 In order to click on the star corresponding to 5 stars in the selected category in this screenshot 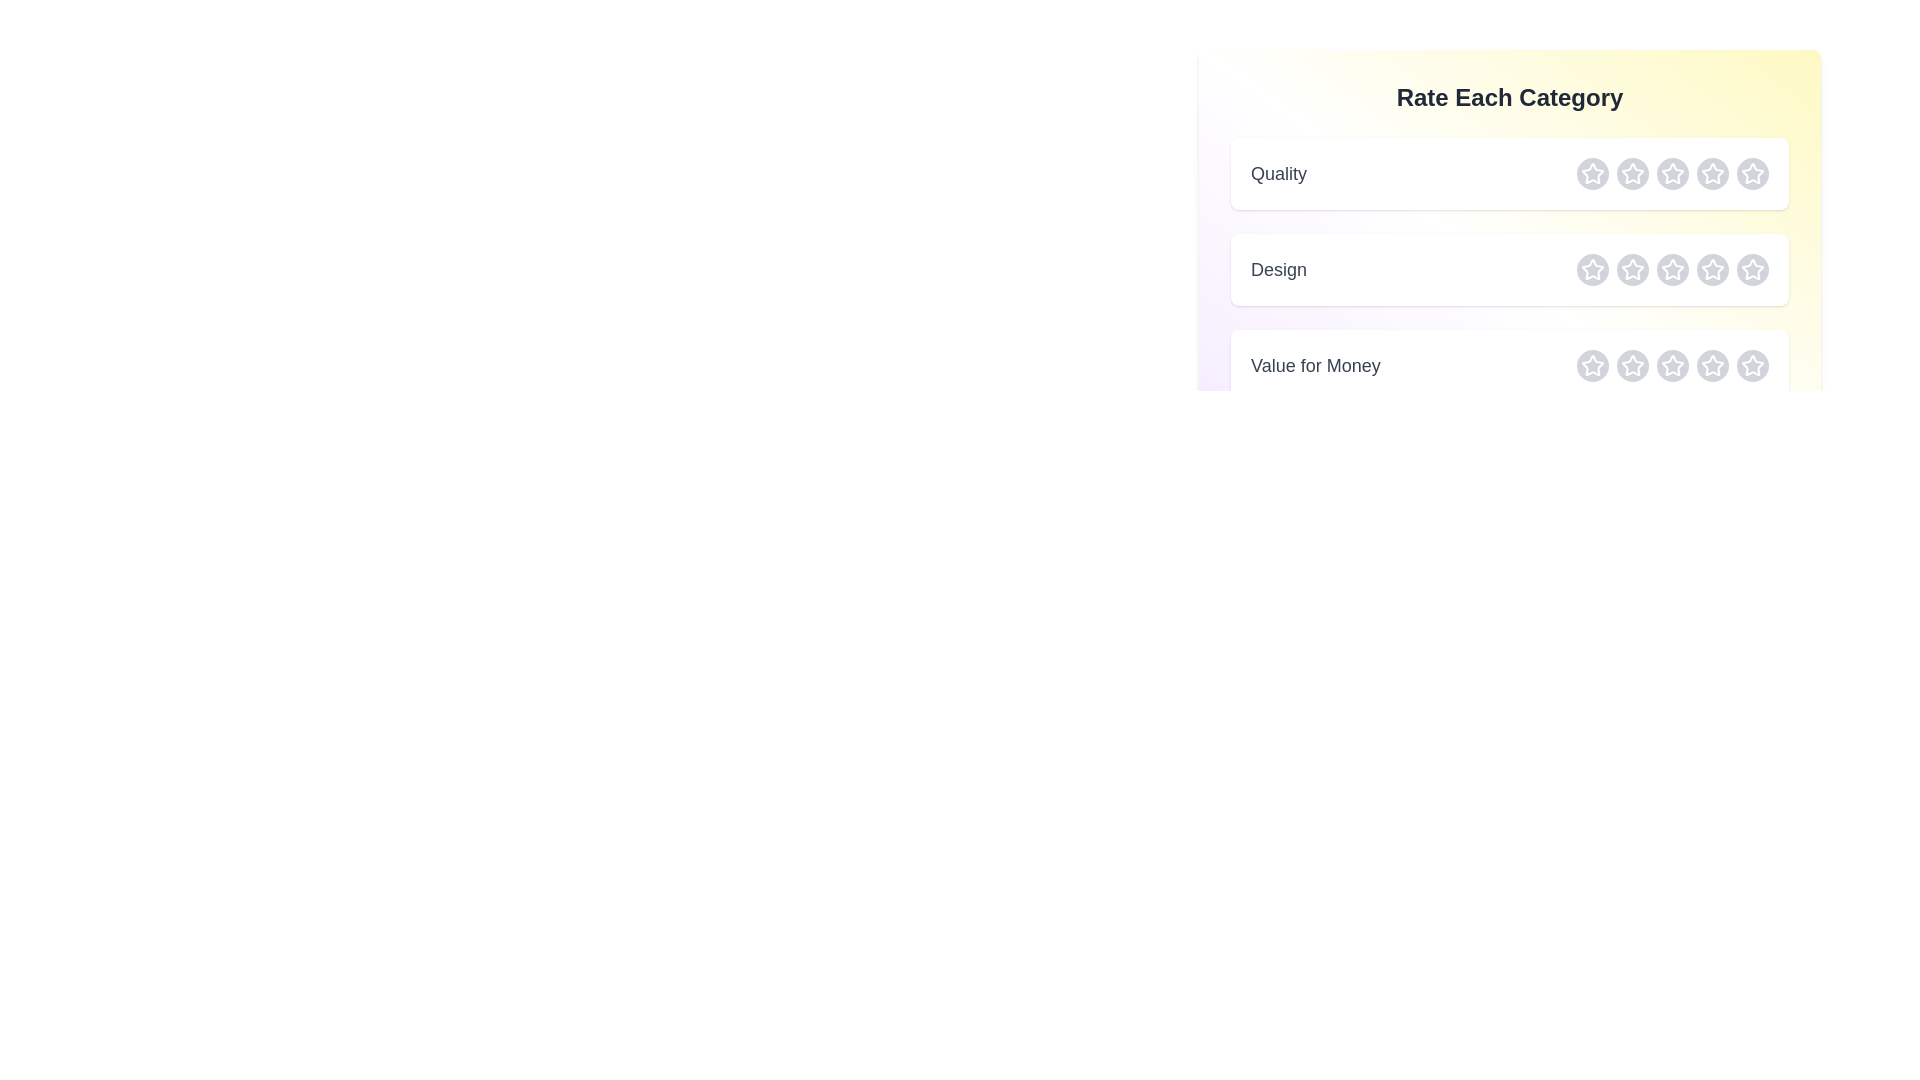, I will do `click(1751, 172)`.